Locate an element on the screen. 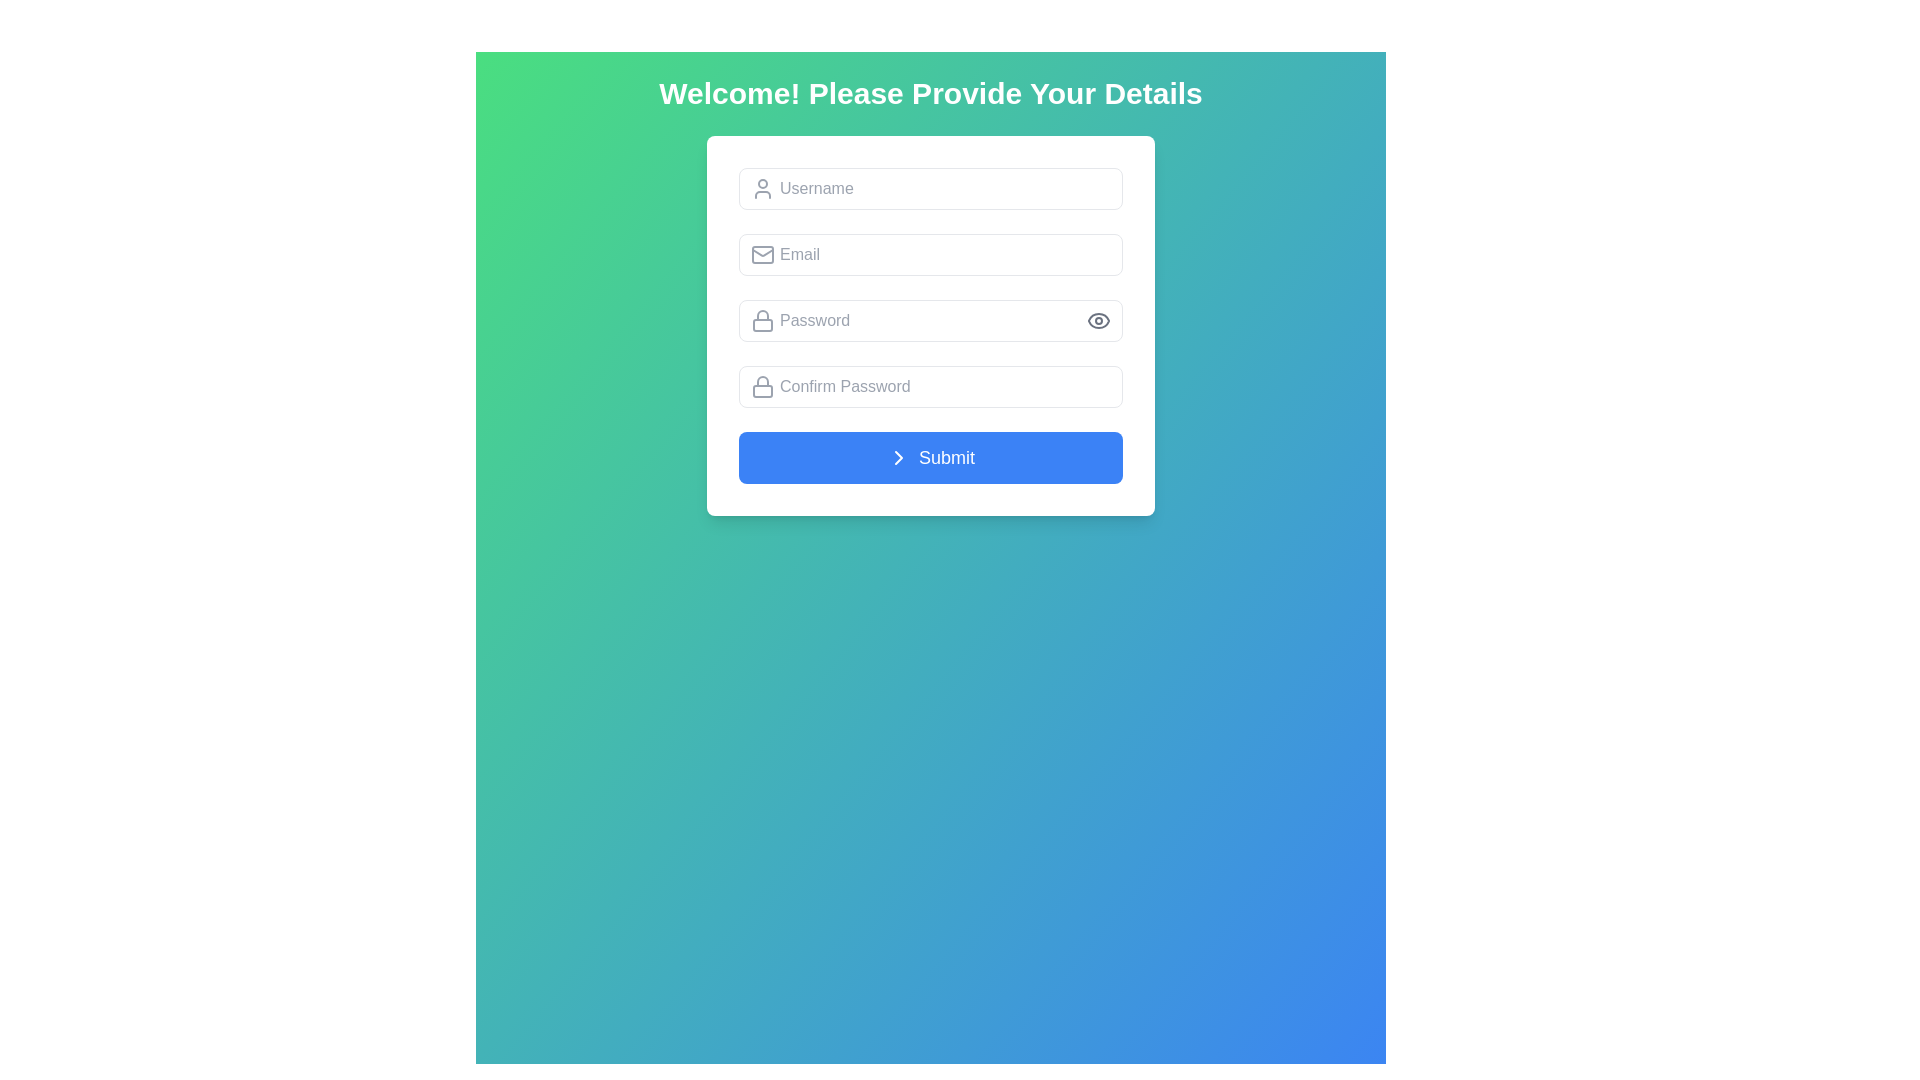 This screenshot has width=1920, height=1080. the right-pointing chevron icon is located at coordinates (897, 458).